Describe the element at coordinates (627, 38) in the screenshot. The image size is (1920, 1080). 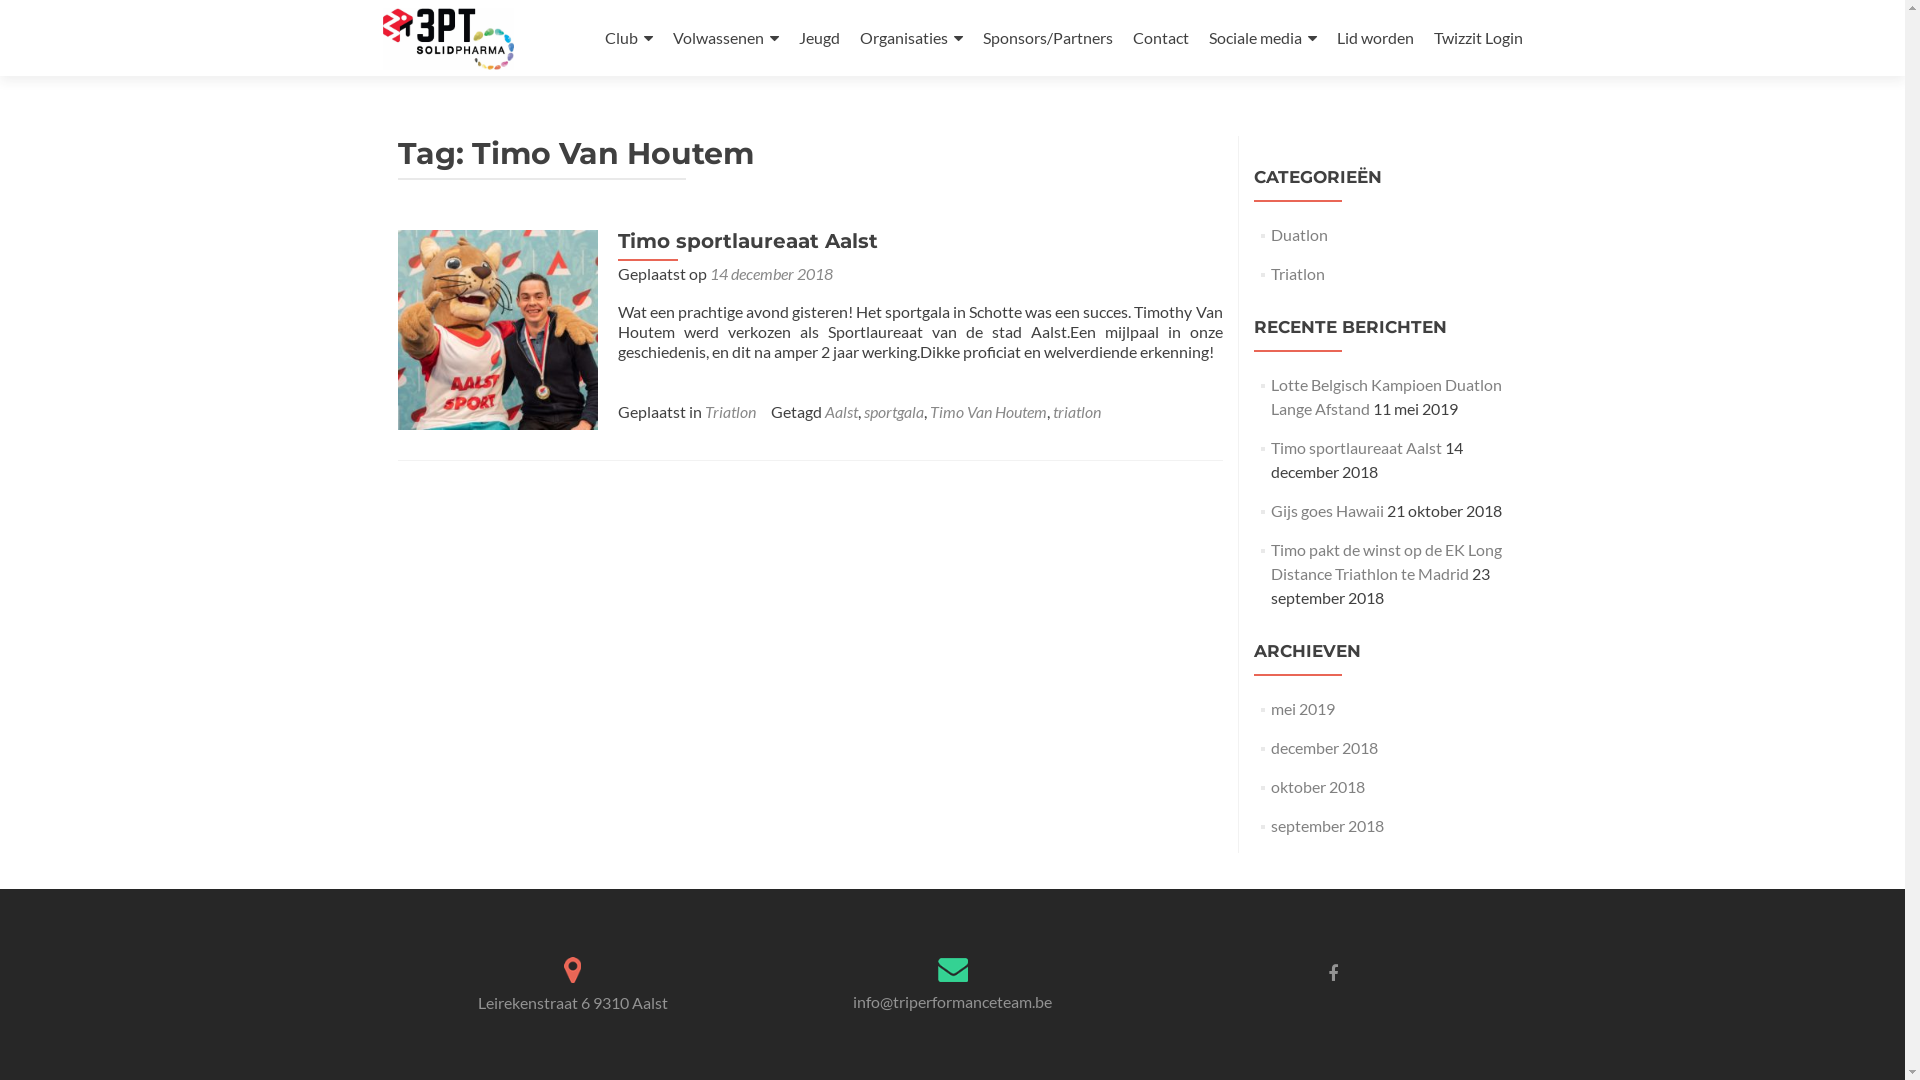
I see `'Club'` at that location.